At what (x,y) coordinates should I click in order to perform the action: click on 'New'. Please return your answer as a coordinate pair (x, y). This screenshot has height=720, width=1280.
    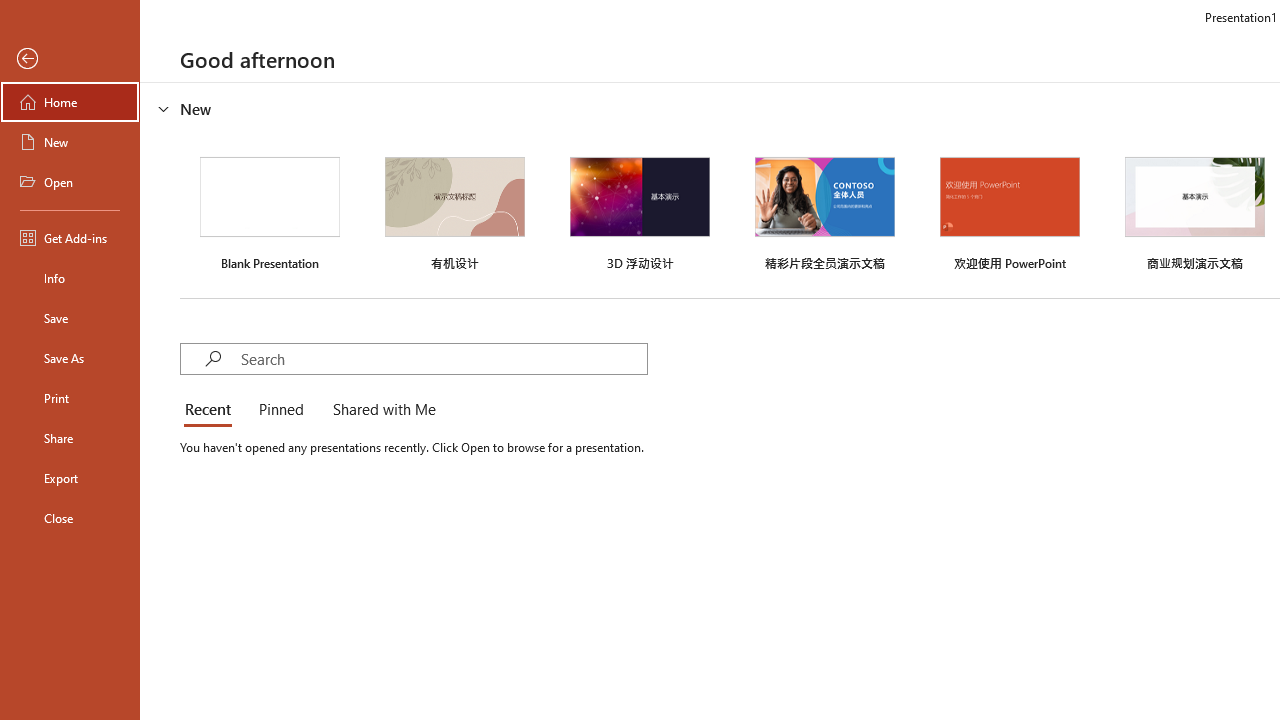
    Looking at the image, I should click on (69, 140).